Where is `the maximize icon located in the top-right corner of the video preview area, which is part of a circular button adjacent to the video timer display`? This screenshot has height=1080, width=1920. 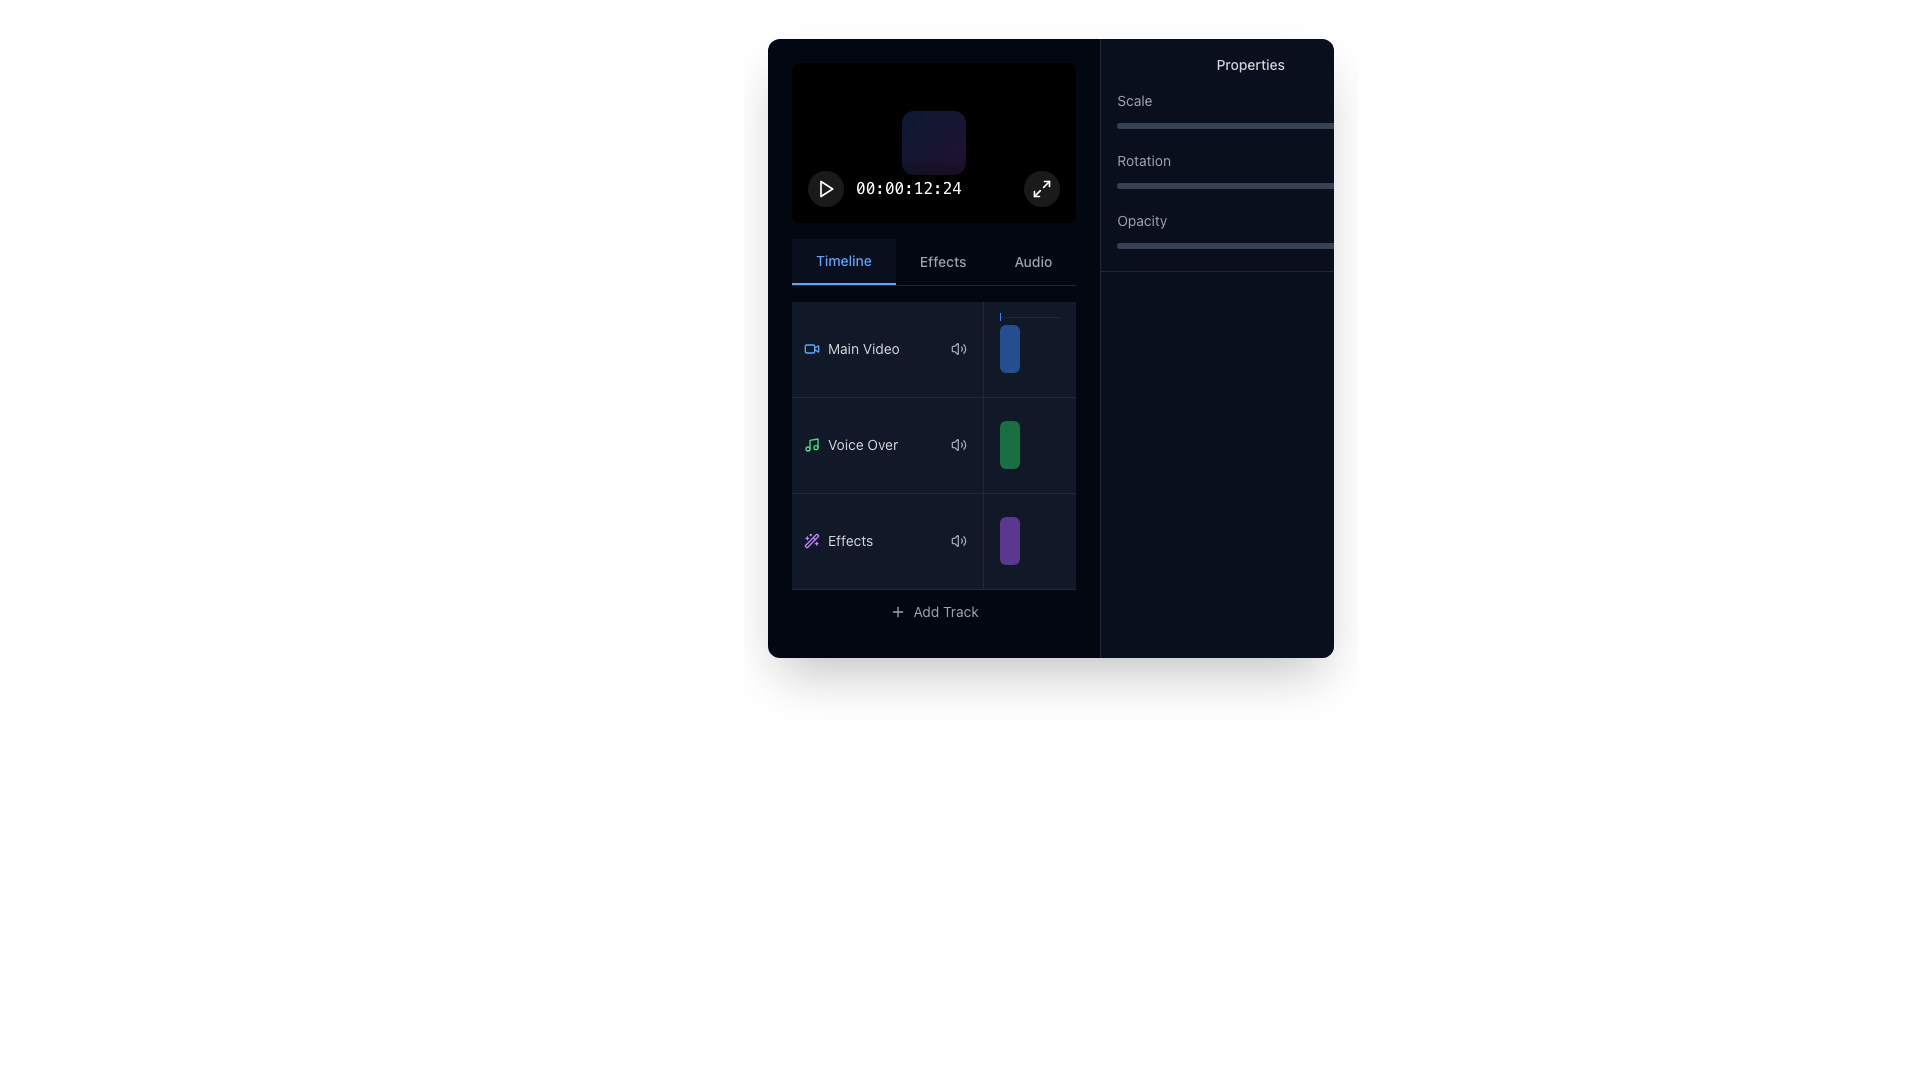
the maximize icon located in the top-right corner of the video preview area, which is part of a circular button adjacent to the video timer display is located at coordinates (1041, 188).